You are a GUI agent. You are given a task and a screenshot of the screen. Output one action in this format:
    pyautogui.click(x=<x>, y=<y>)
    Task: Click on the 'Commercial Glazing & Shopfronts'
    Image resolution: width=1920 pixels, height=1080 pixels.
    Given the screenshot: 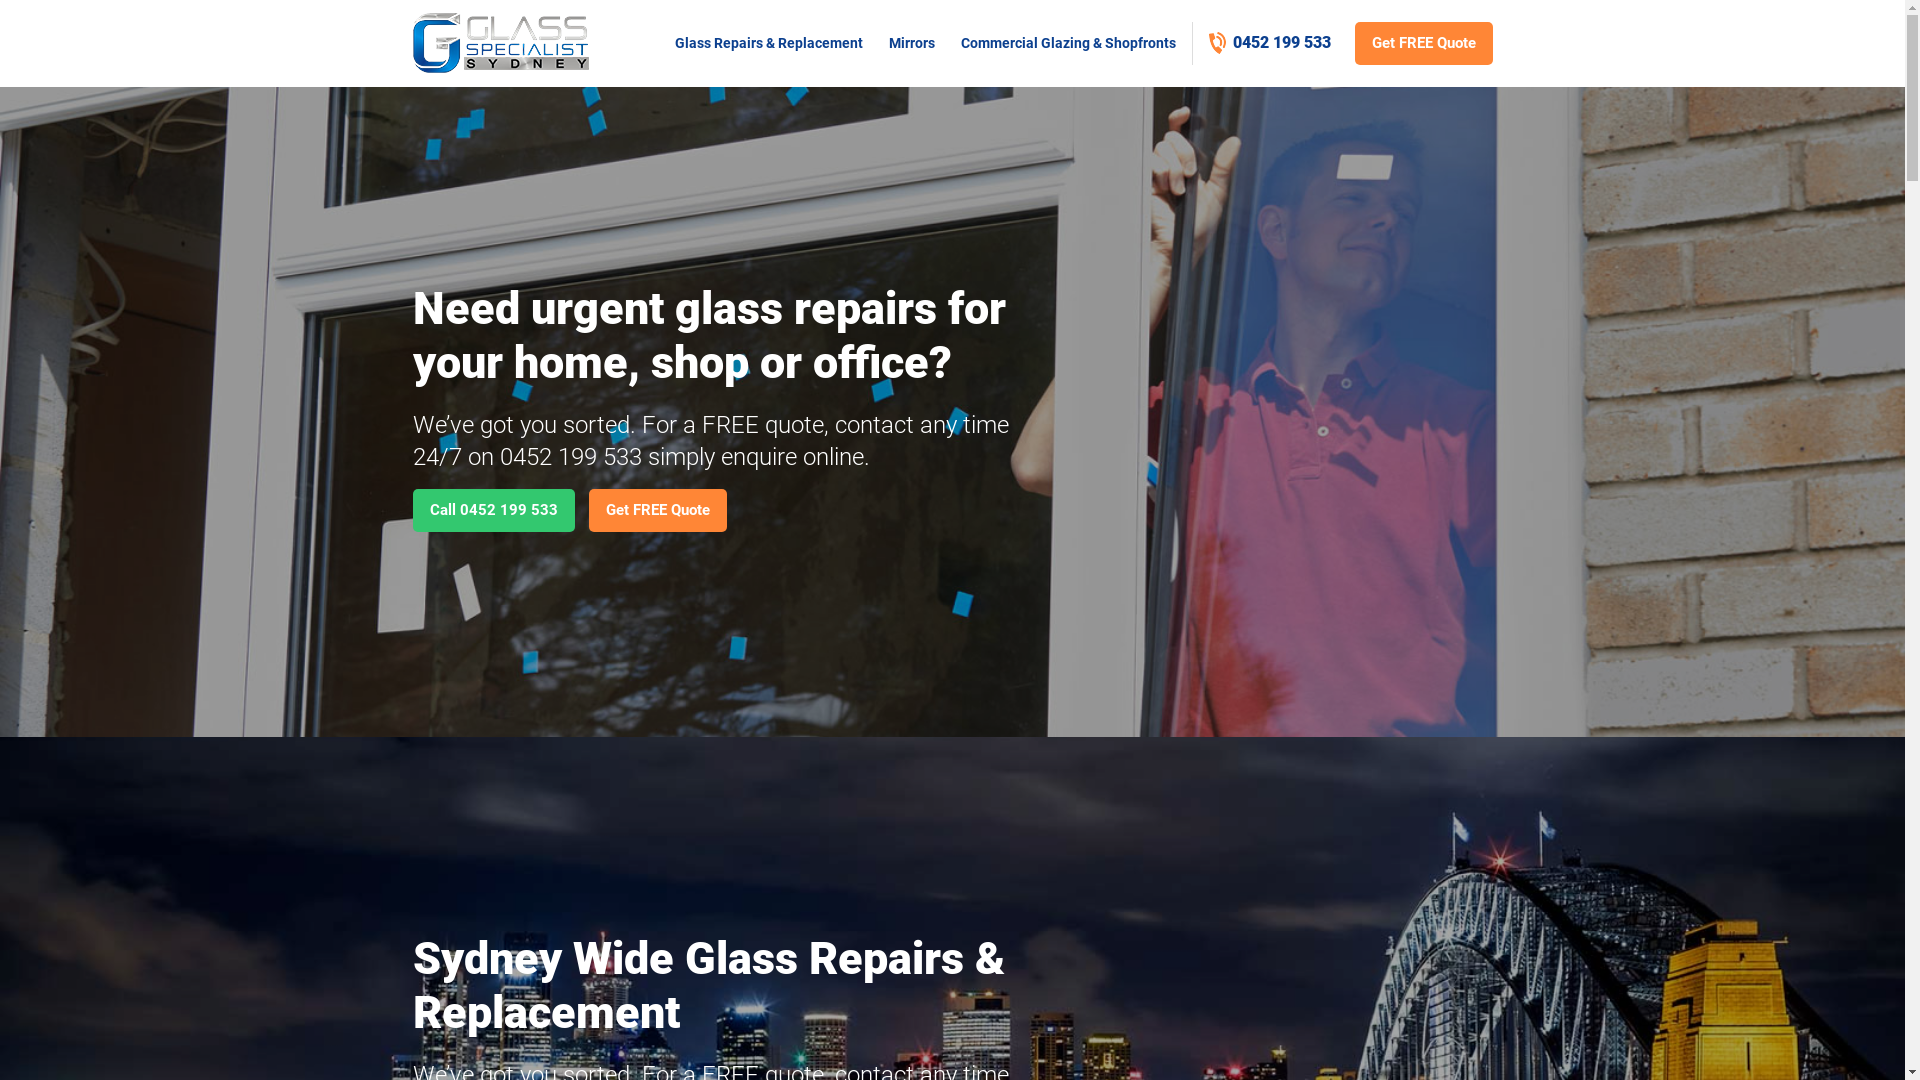 What is the action you would take?
    pyautogui.click(x=1067, y=43)
    